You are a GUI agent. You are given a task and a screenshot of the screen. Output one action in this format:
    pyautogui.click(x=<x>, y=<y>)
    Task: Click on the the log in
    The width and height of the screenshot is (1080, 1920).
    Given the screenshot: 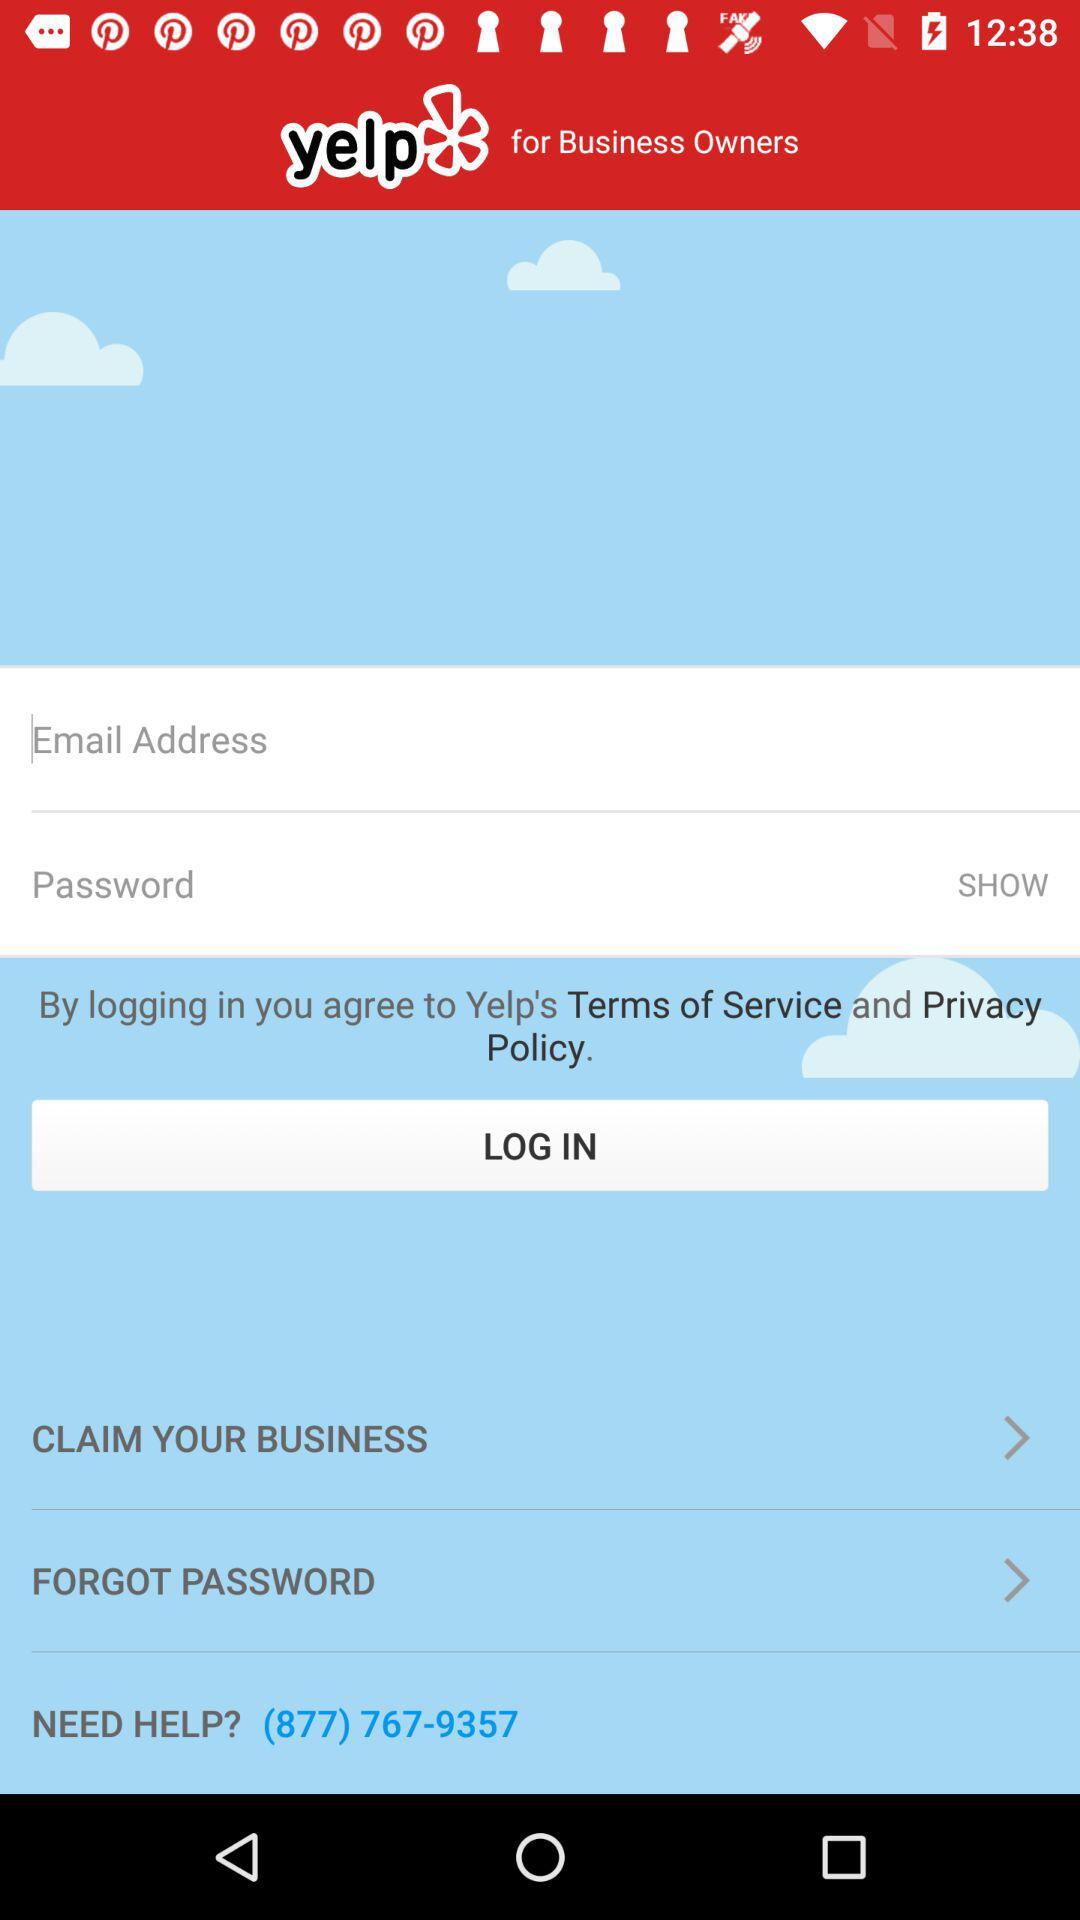 What is the action you would take?
    pyautogui.click(x=540, y=1145)
    